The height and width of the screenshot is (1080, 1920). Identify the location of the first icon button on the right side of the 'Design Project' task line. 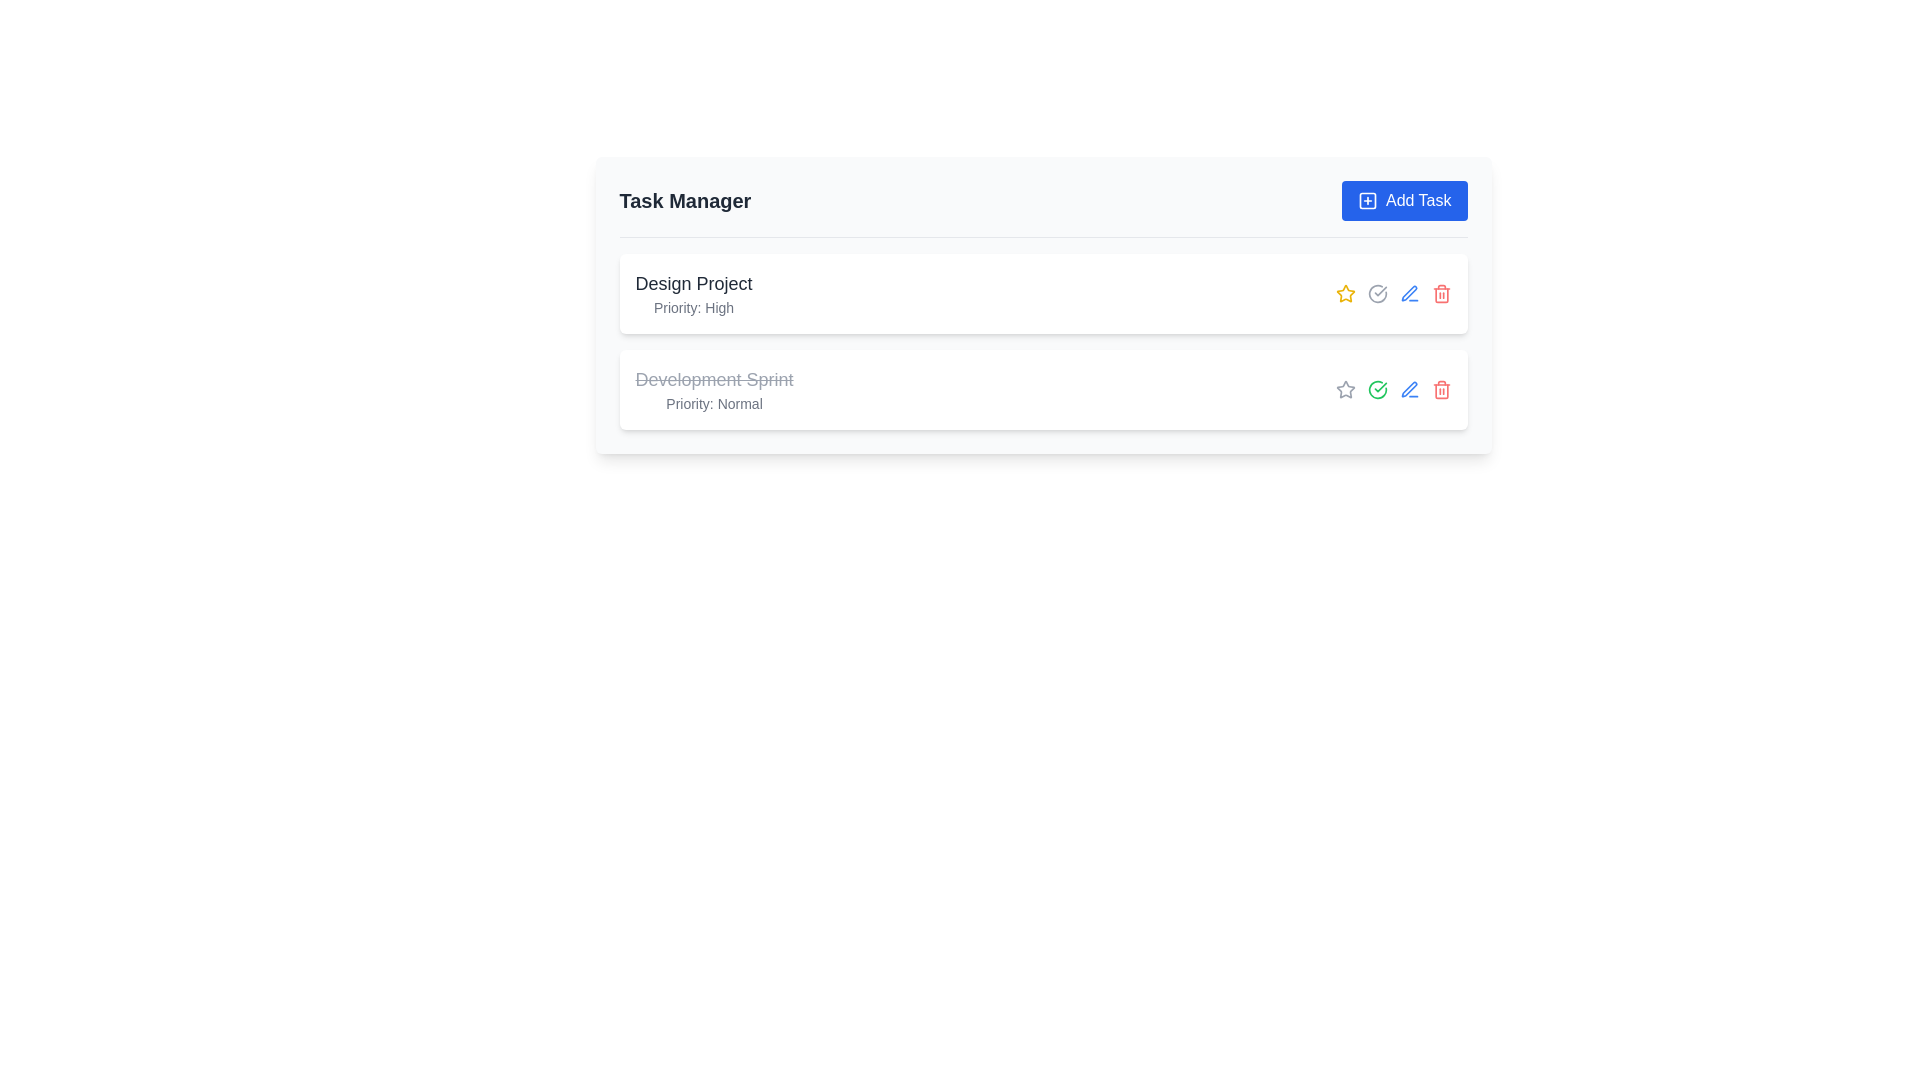
(1345, 389).